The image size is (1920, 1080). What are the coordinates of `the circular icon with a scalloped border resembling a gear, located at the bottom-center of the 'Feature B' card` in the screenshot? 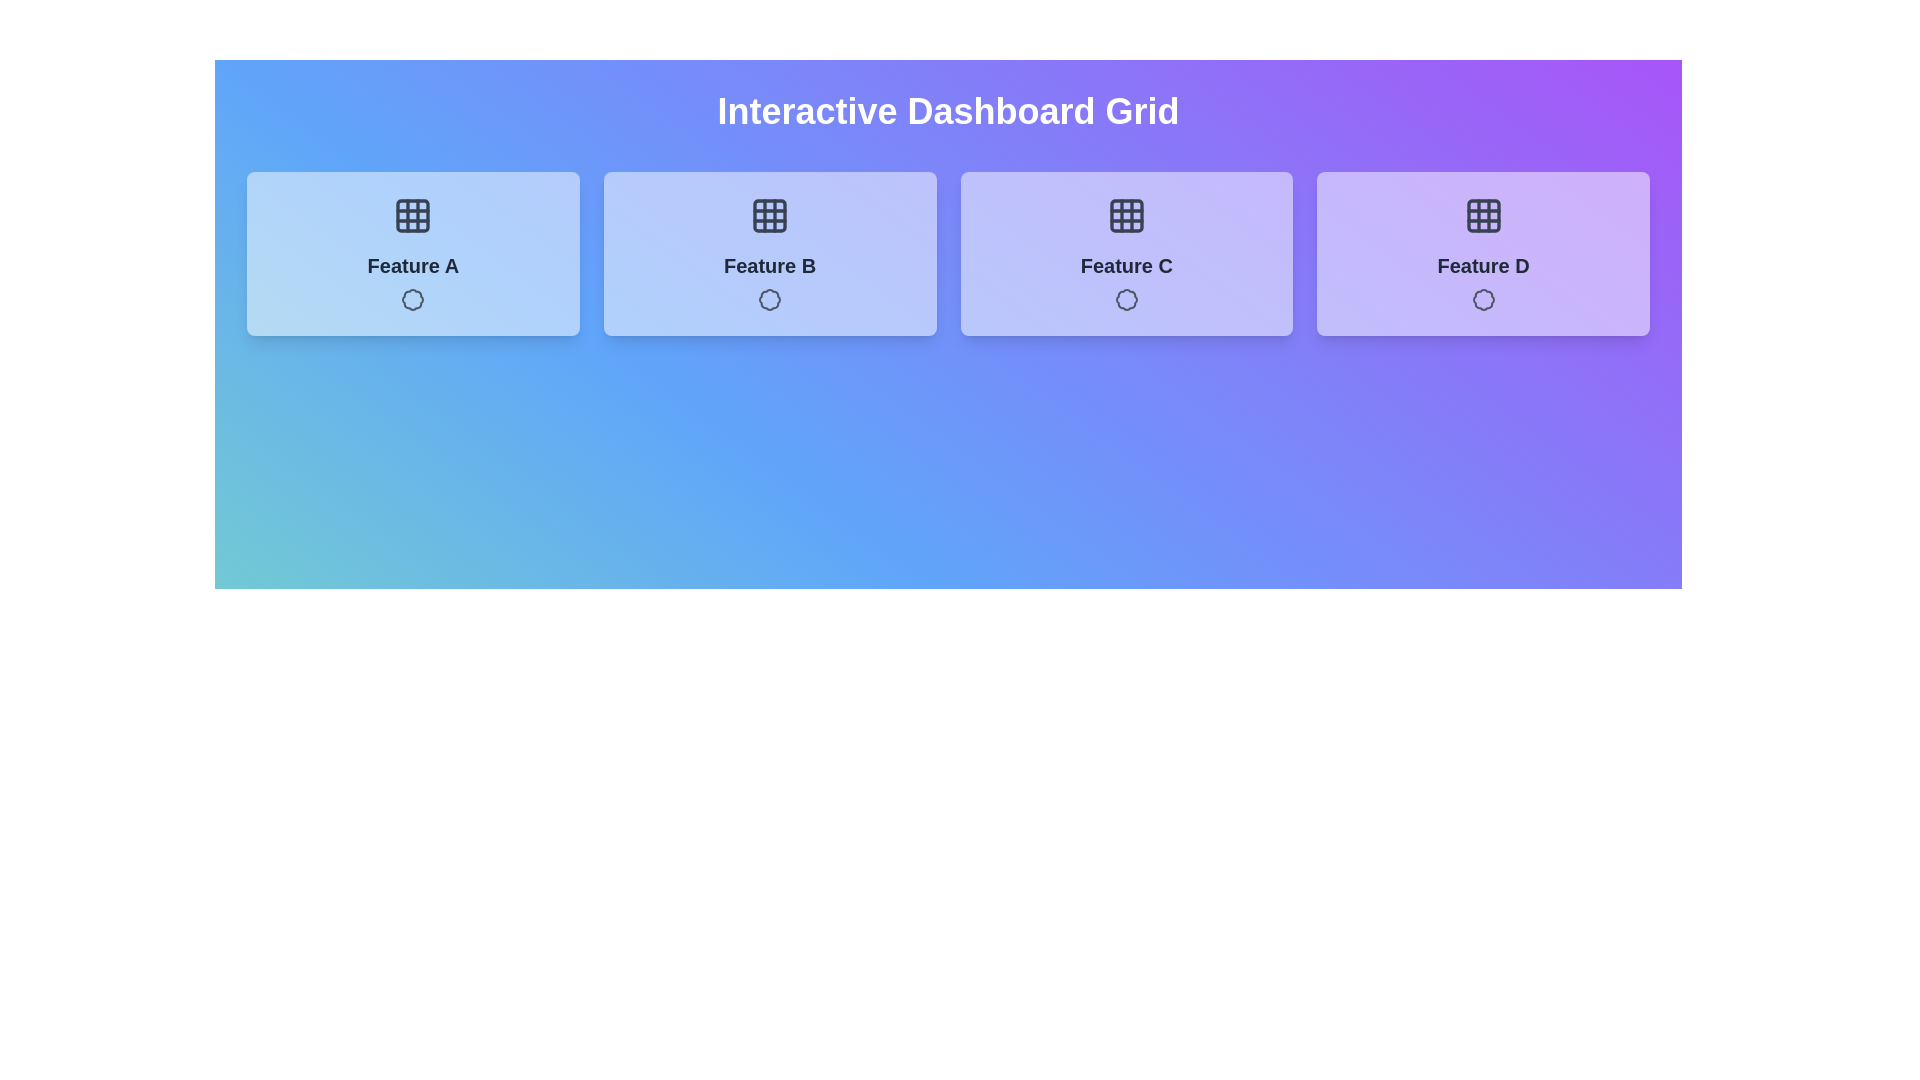 It's located at (769, 300).